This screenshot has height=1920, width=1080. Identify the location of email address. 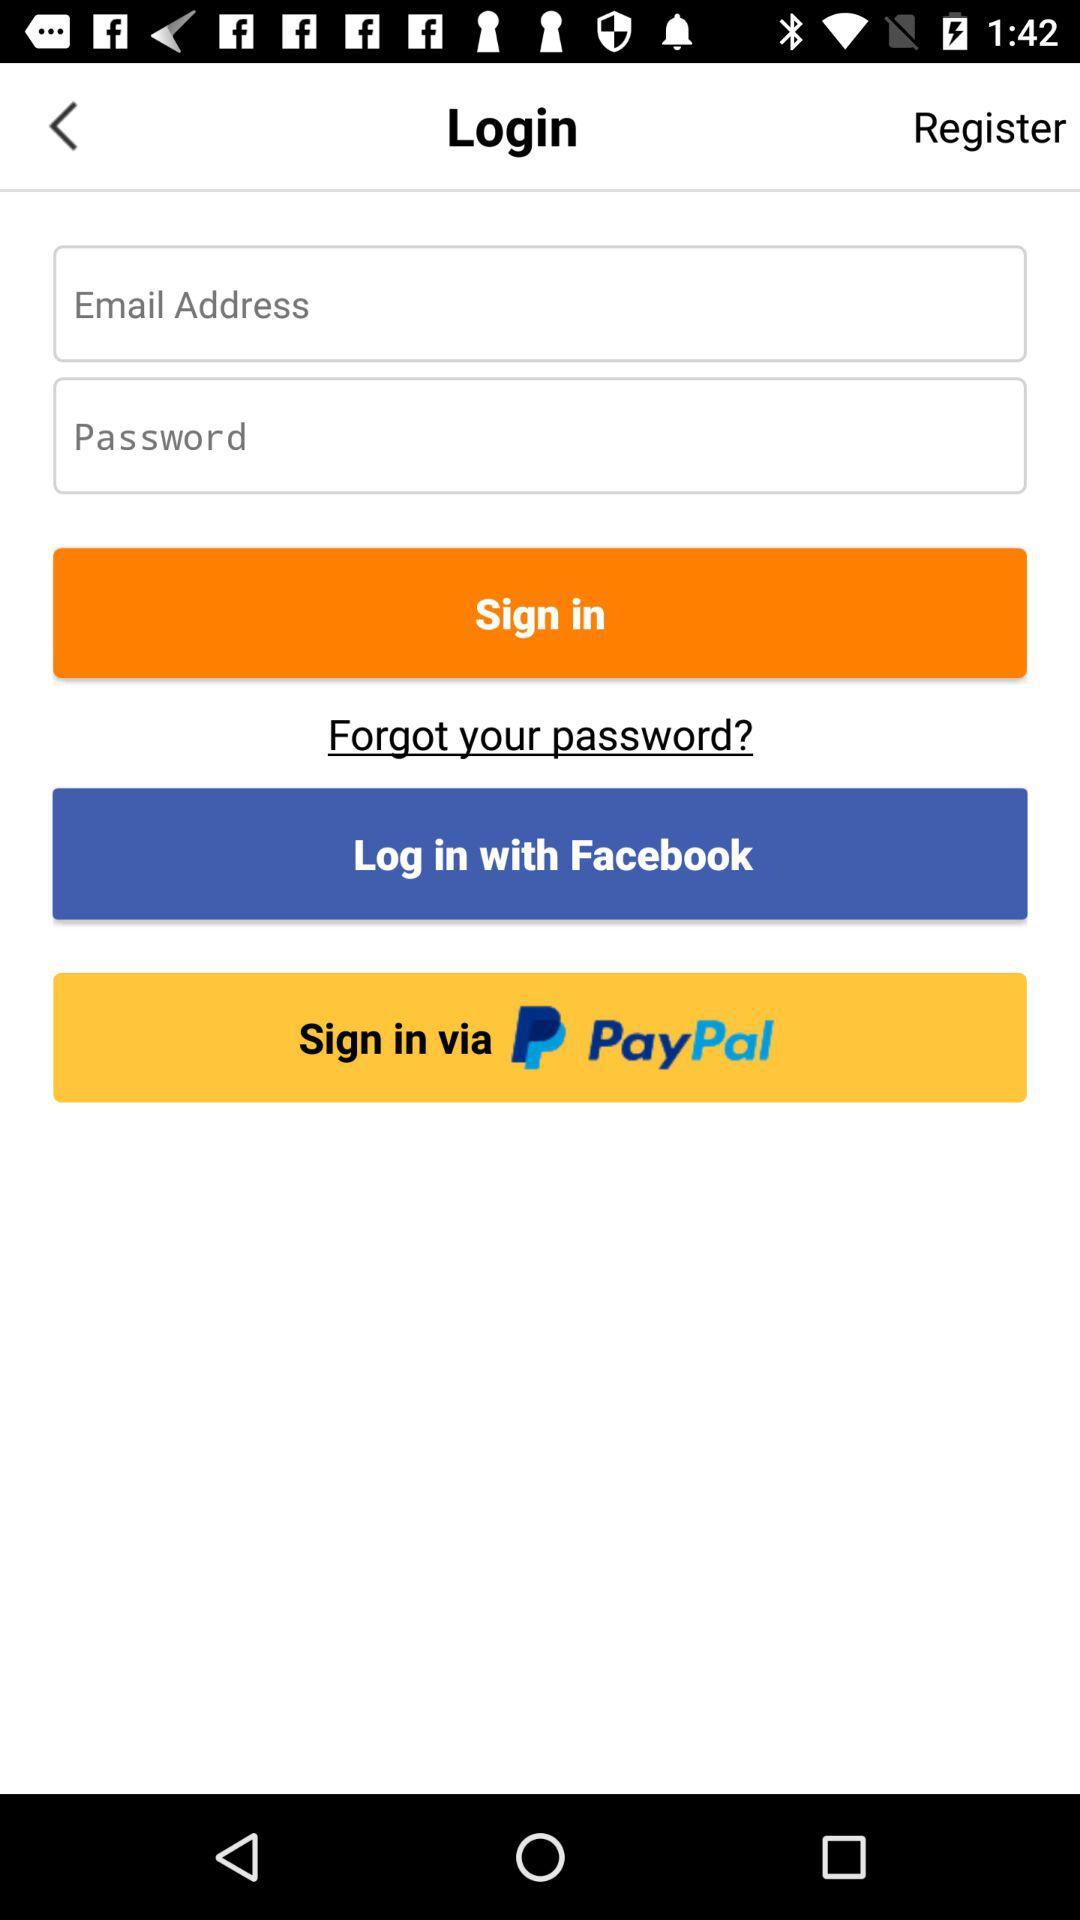
(540, 302).